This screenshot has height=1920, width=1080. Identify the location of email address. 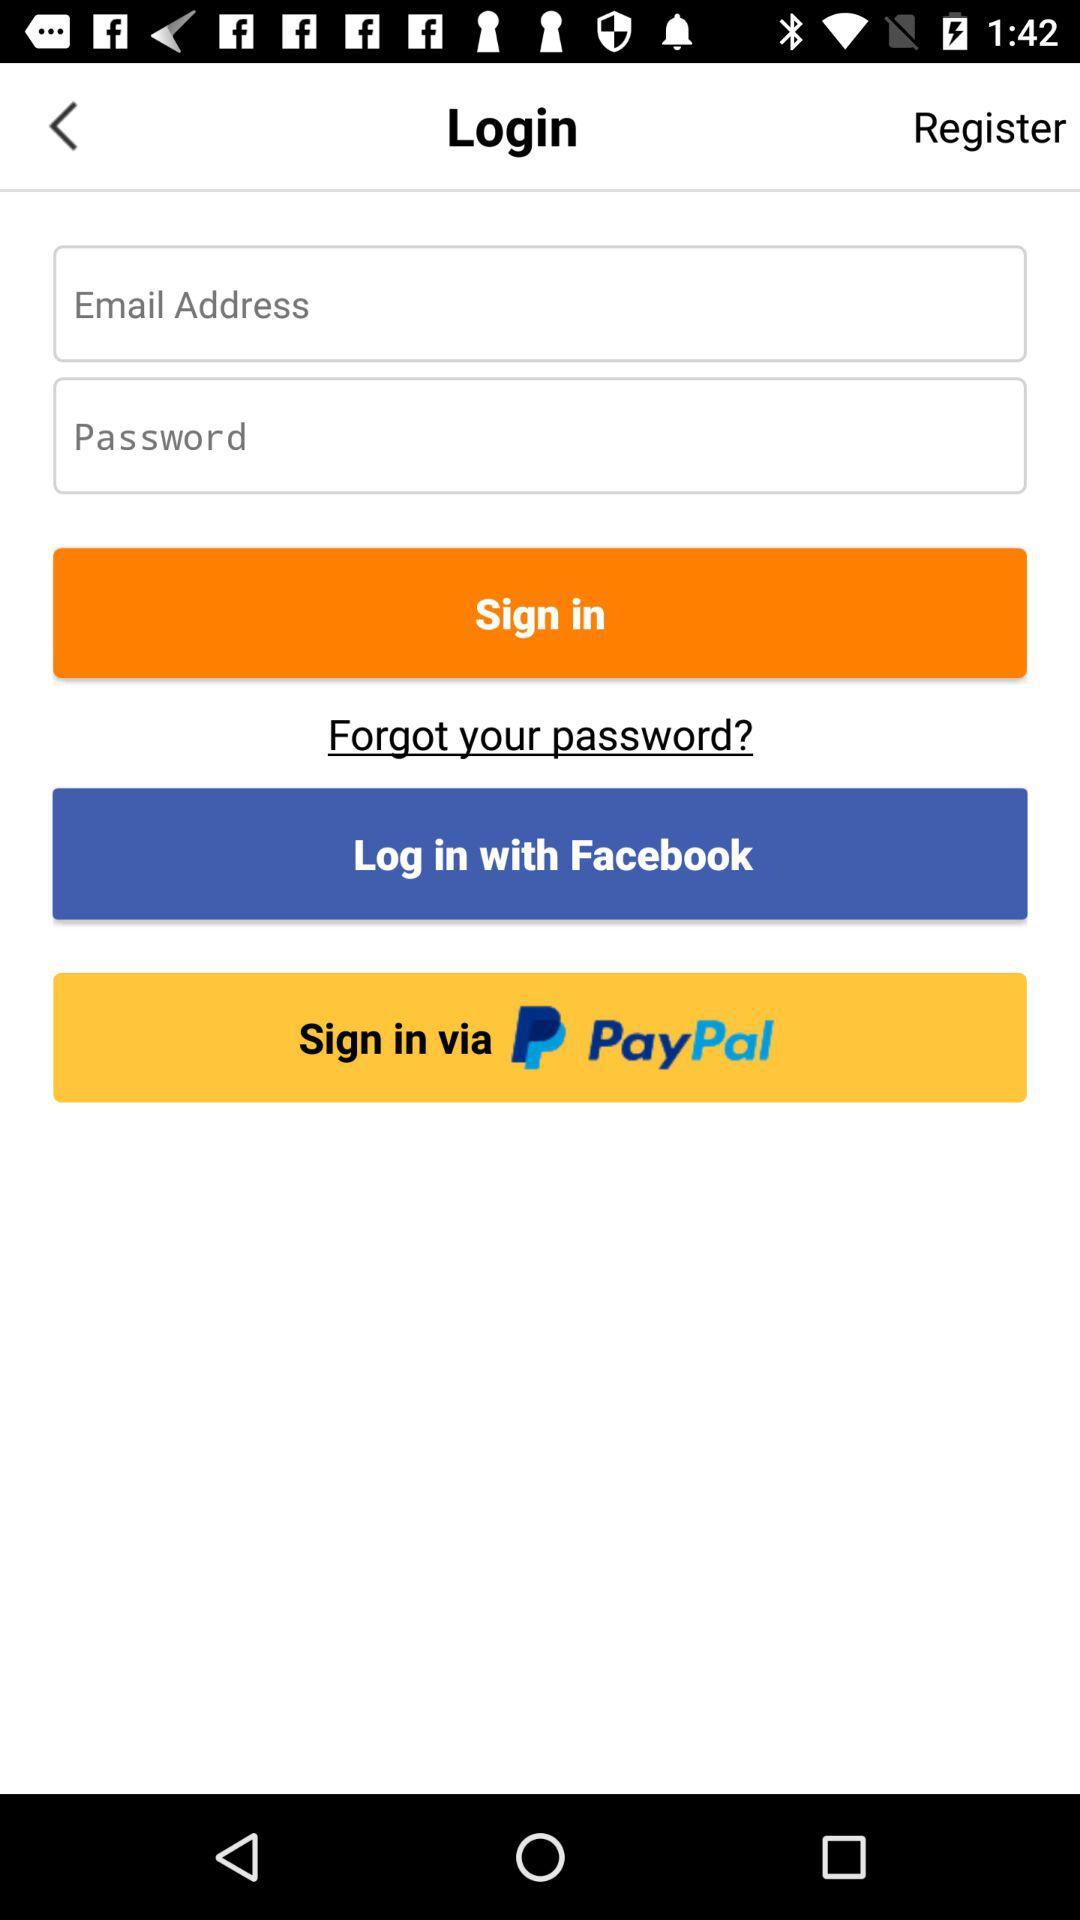
(540, 302).